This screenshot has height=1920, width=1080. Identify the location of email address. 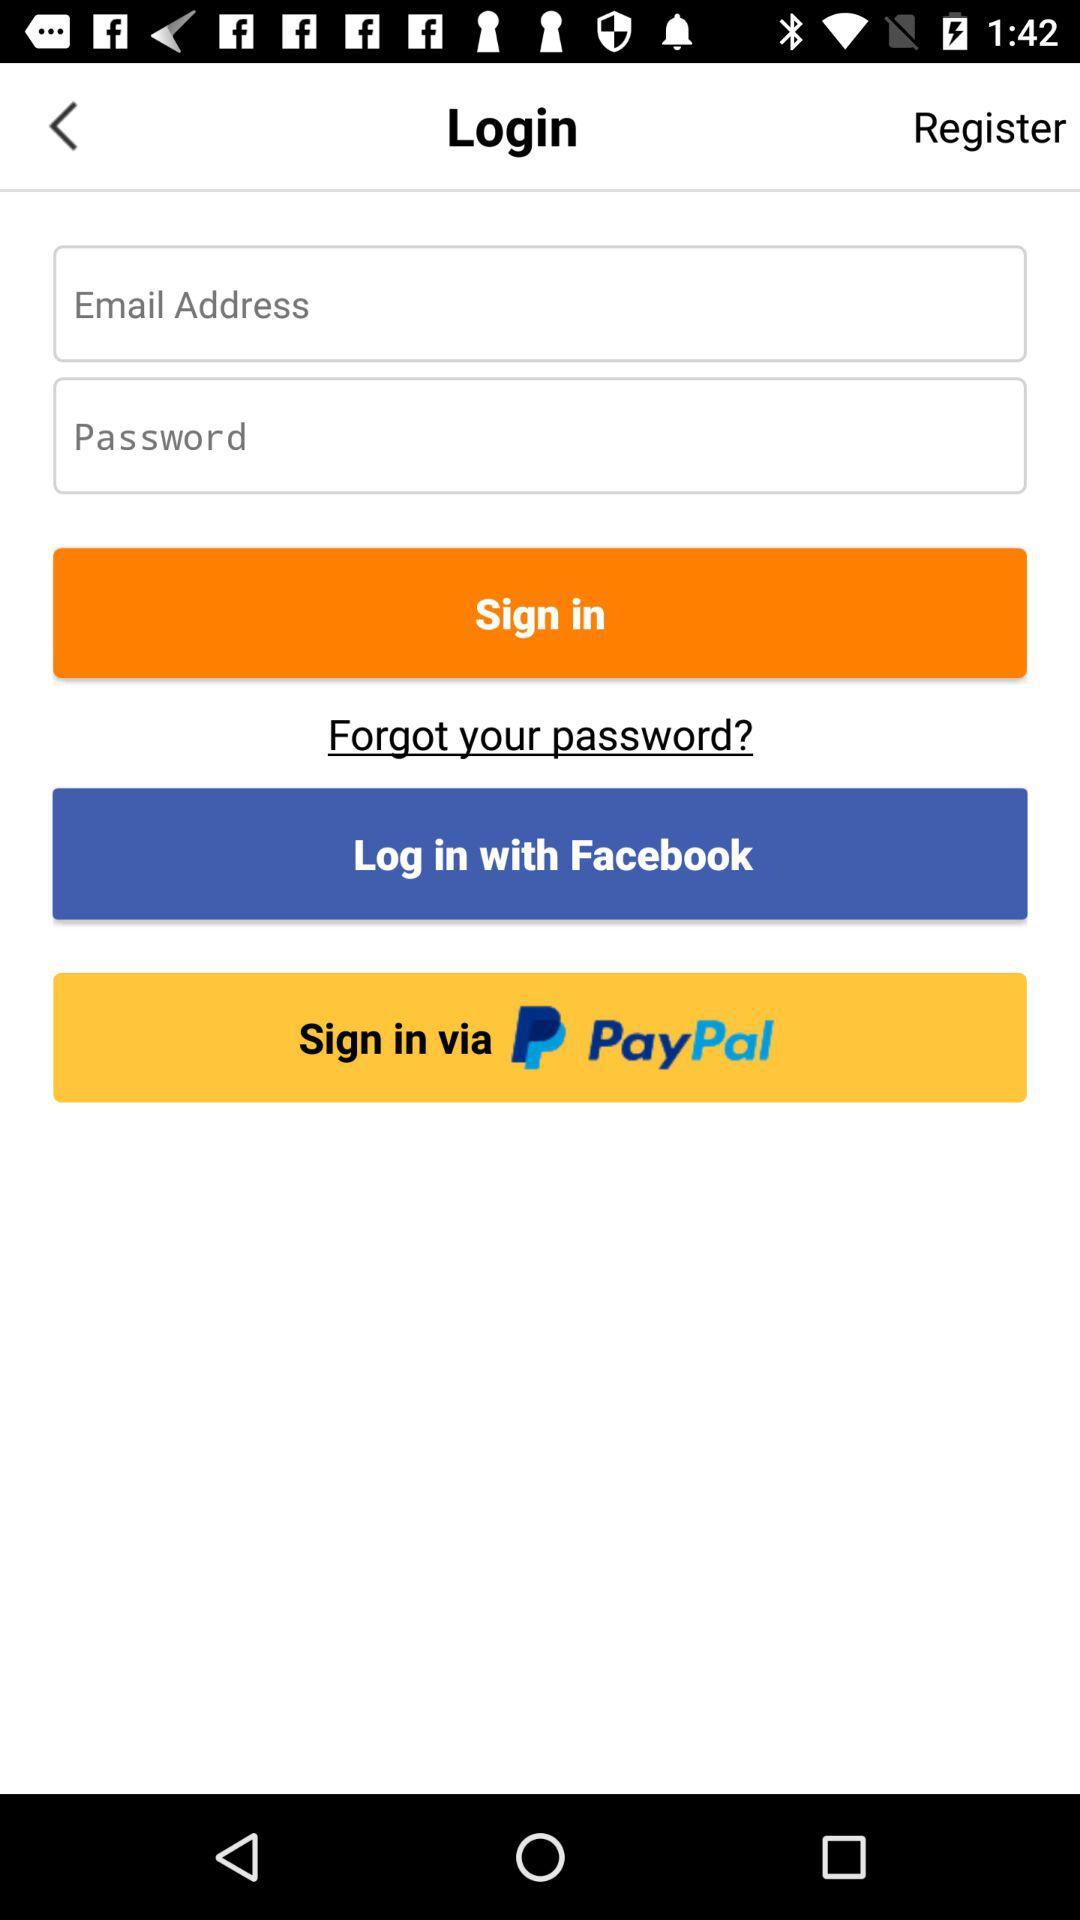
(540, 302).